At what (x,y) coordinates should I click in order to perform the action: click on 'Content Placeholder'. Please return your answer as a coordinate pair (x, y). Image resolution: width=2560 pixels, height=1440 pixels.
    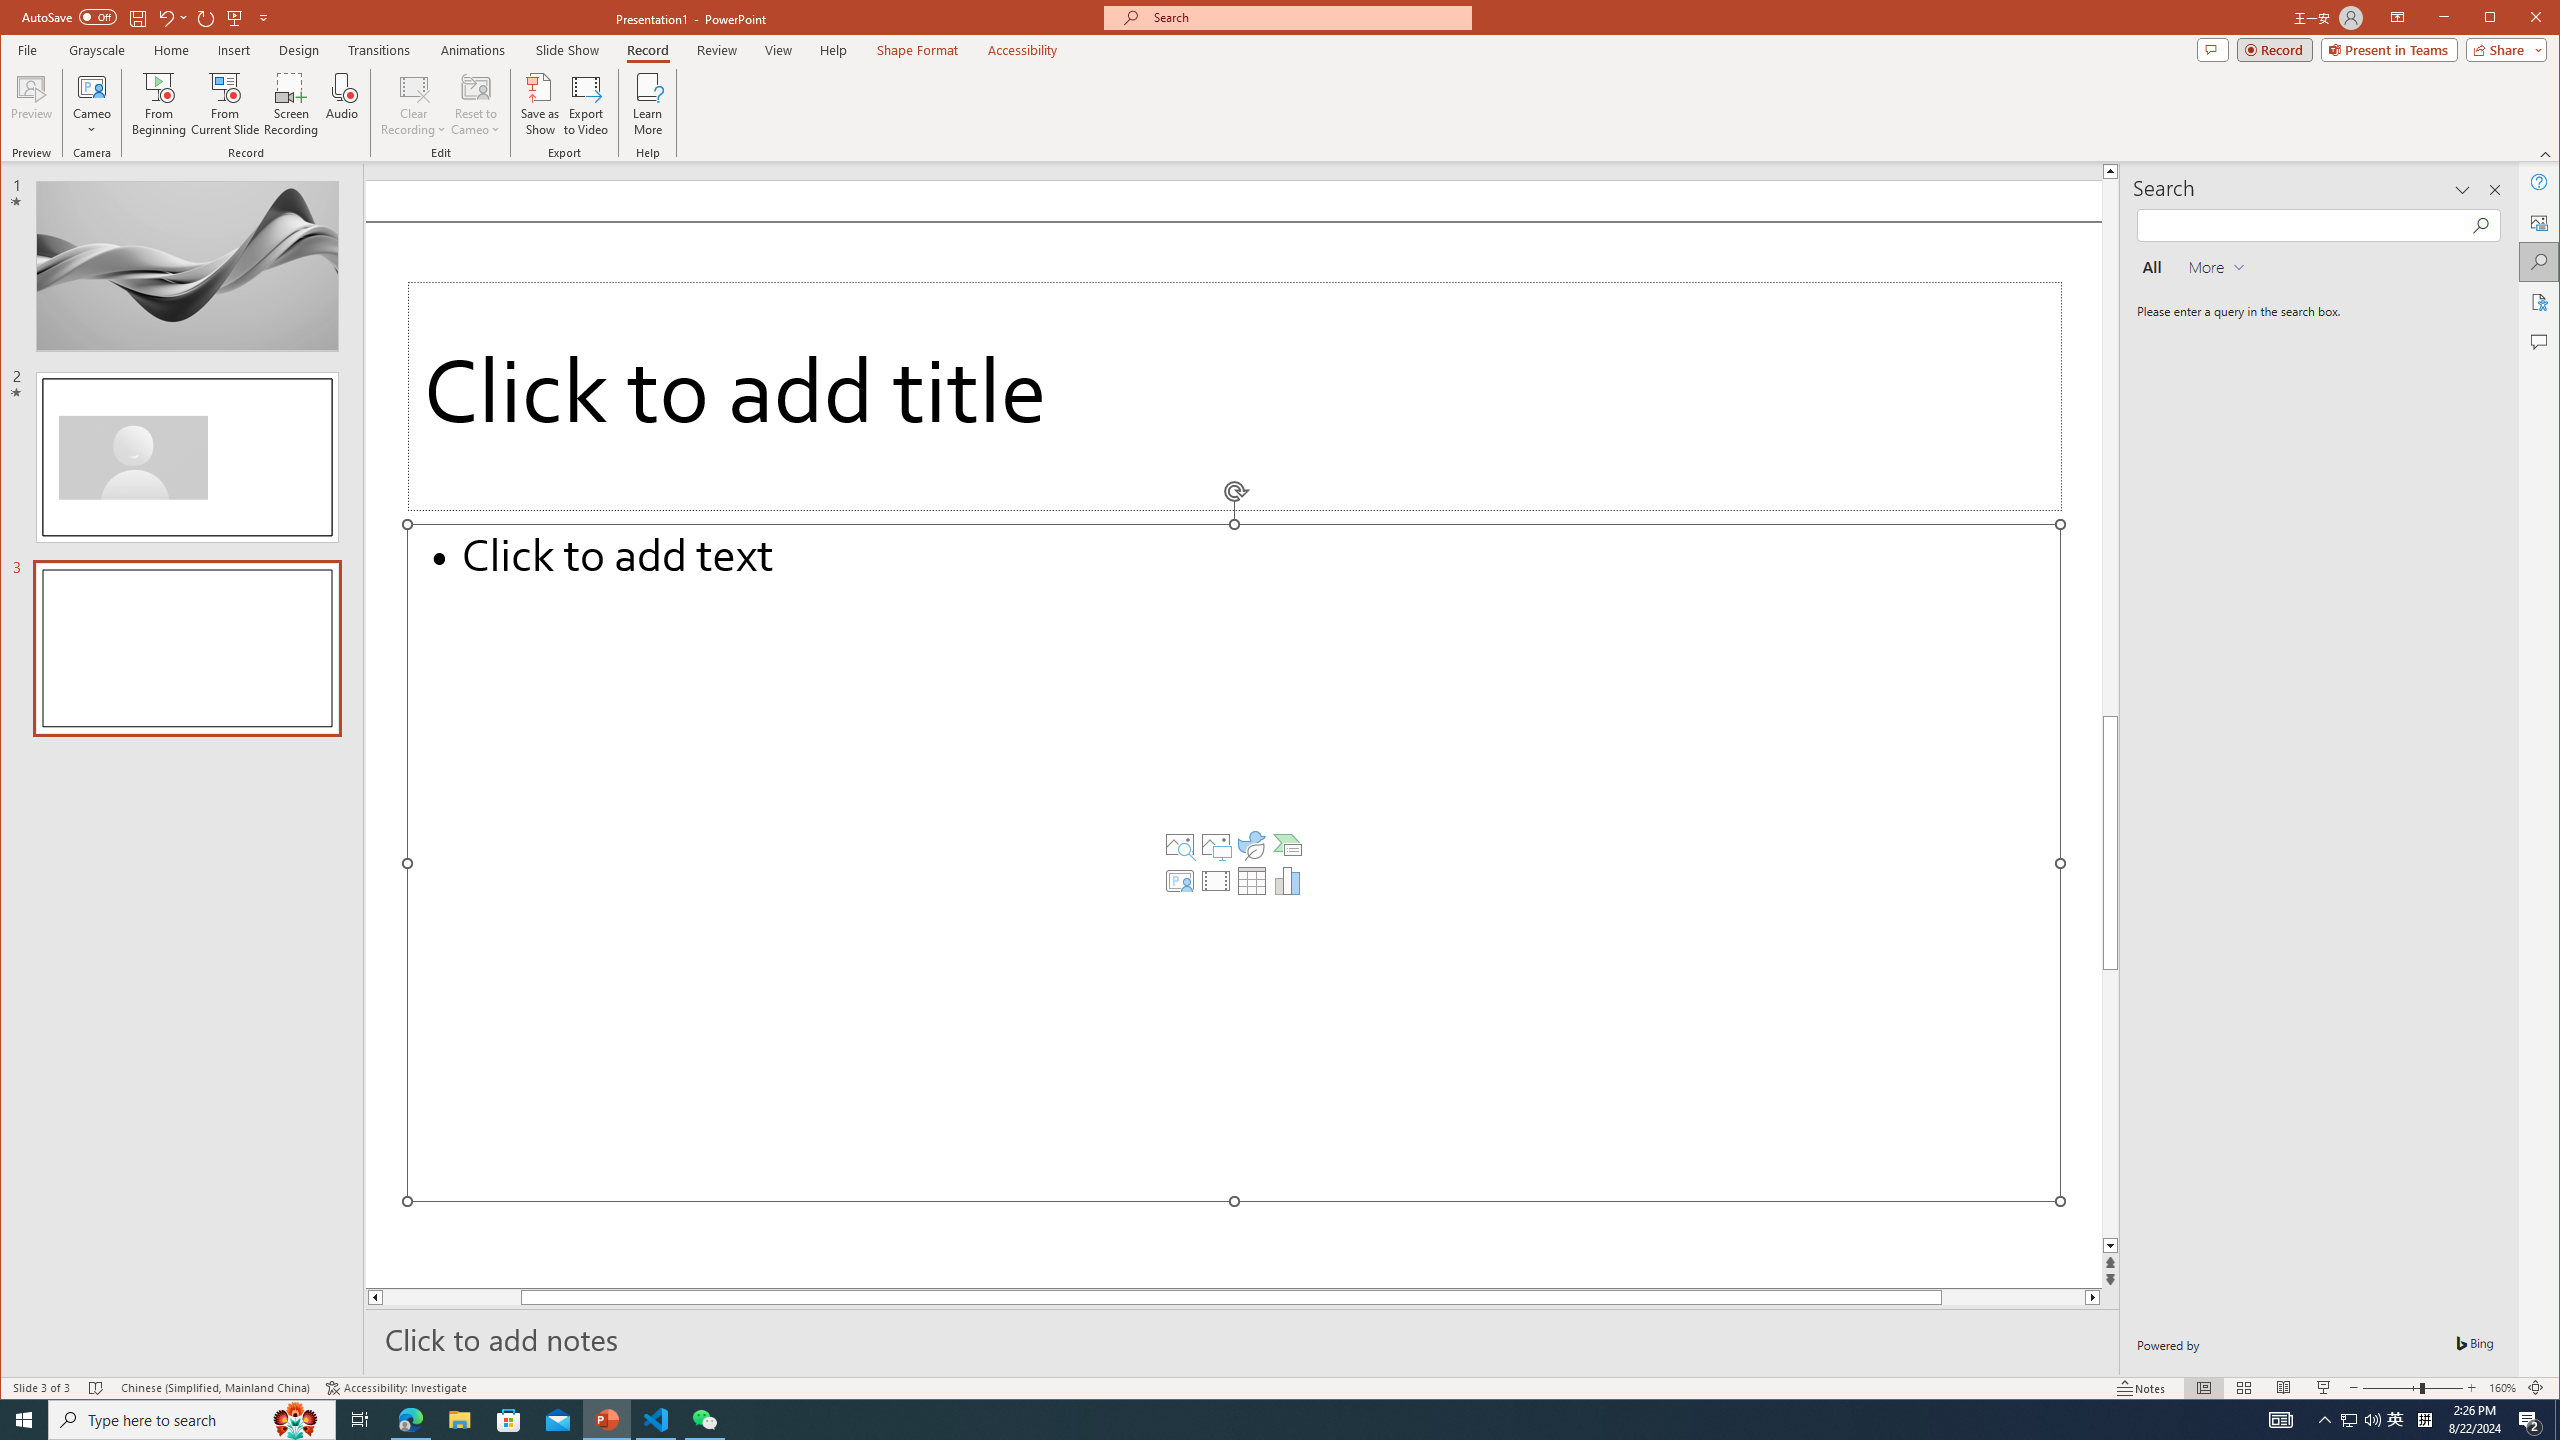
    Looking at the image, I should click on (1232, 862).